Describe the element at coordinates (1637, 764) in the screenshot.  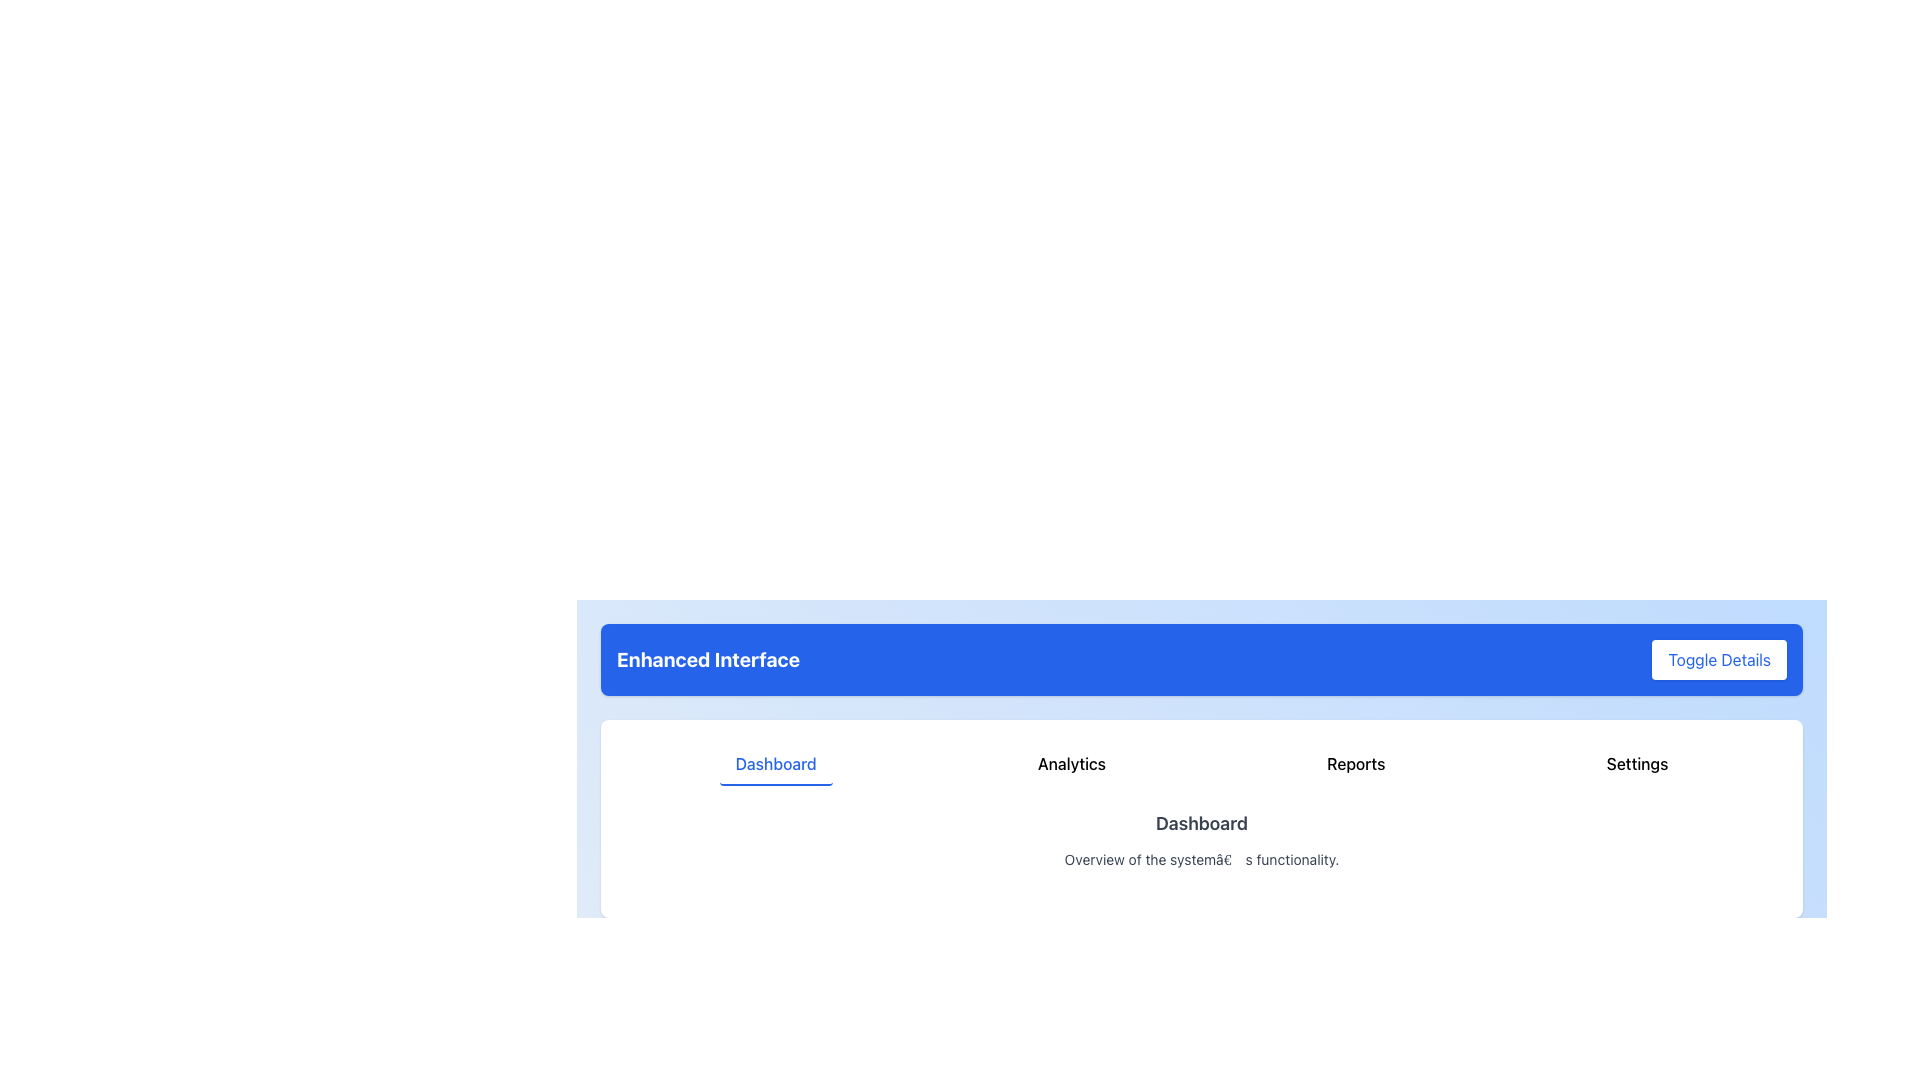
I see `the 'Settings' navigation tab` at that location.